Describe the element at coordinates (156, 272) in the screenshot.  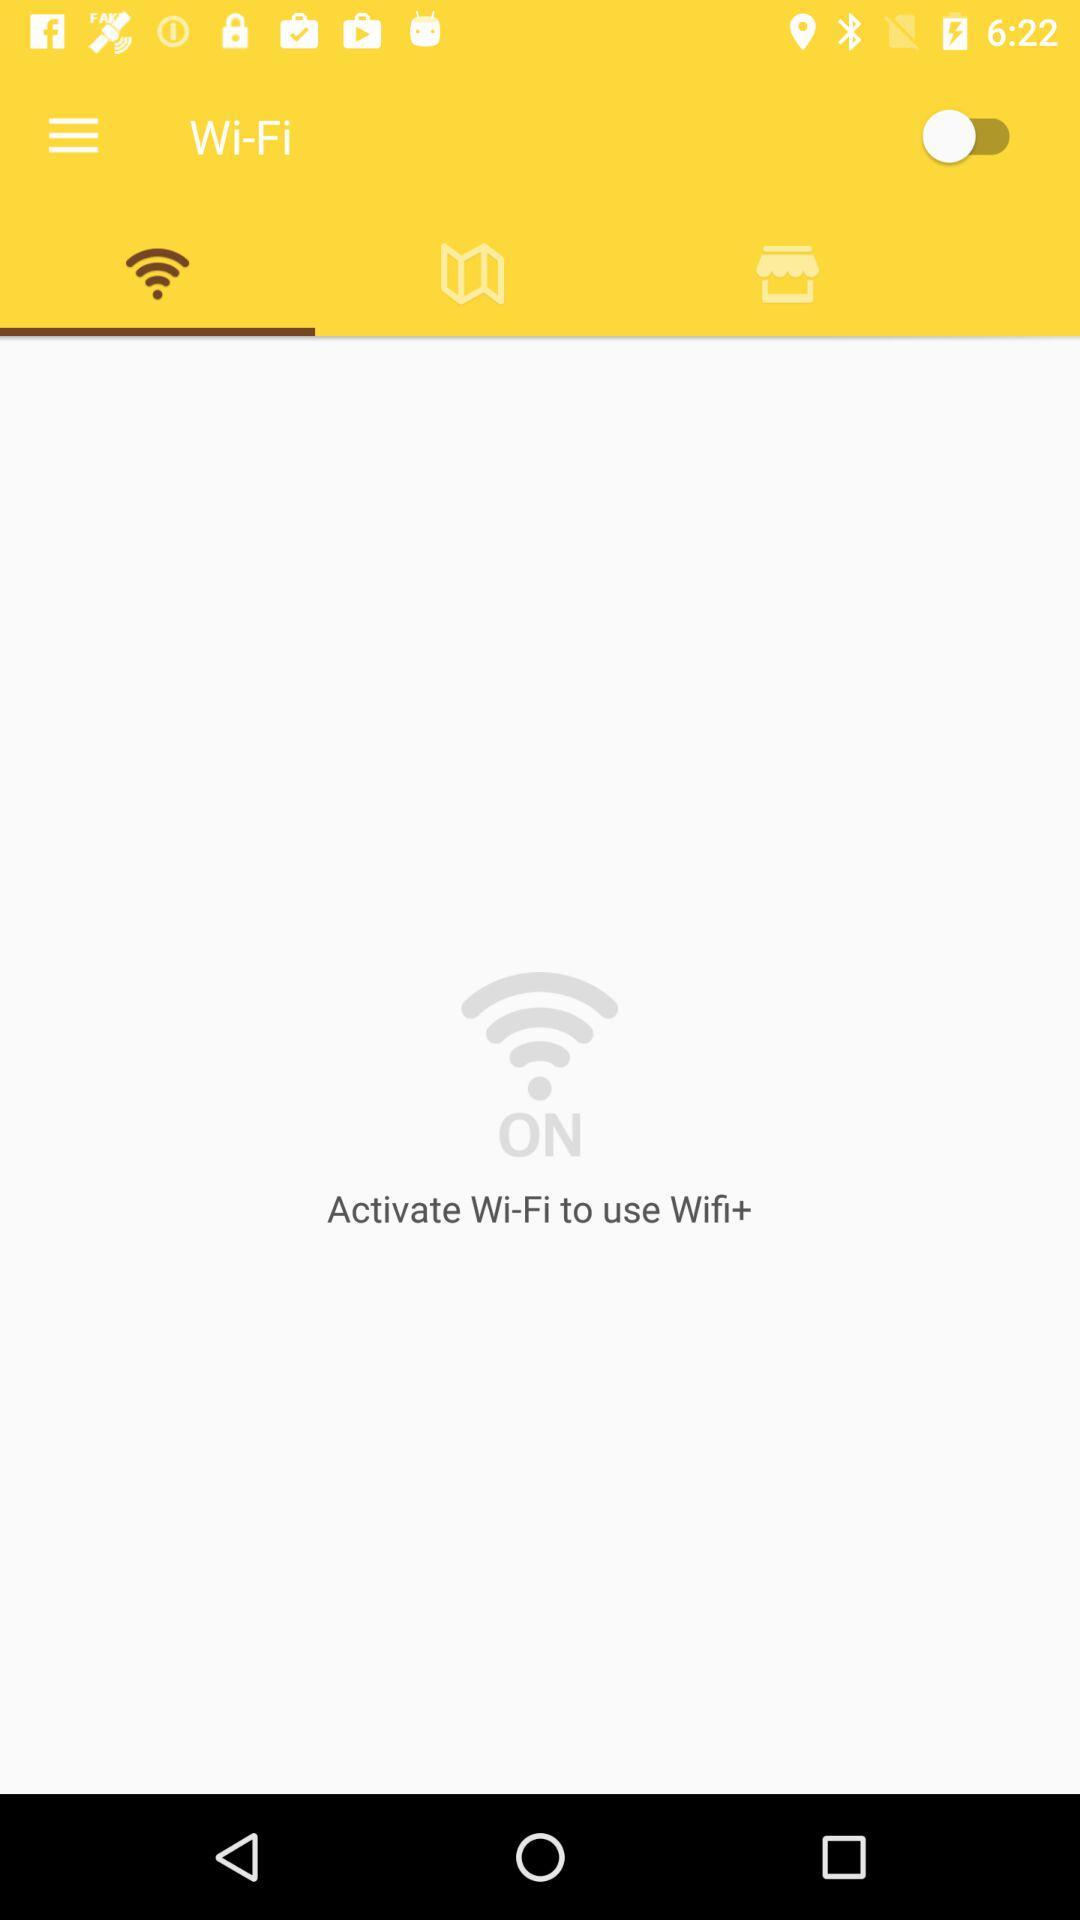
I see `wifi signal on` at that location.